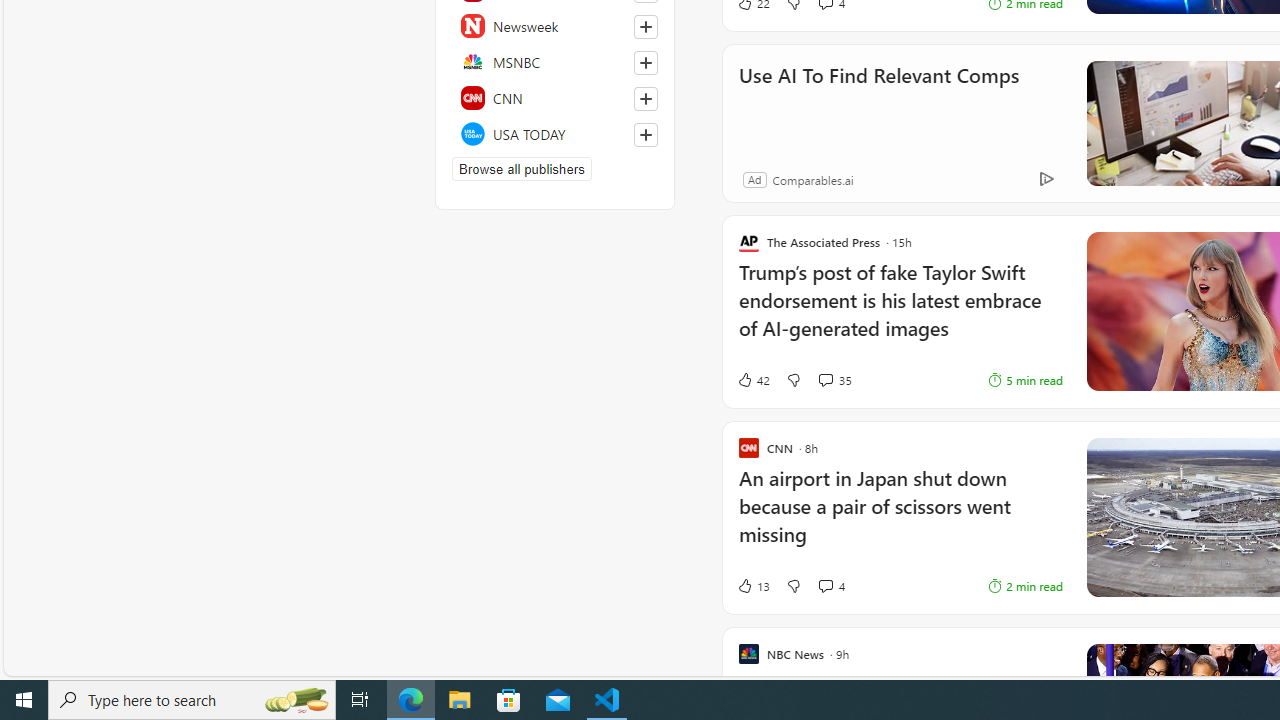  Describe the element at coordinates (830, 585) in the screenshot. I see `'View comments 4 Comment'` at that location.